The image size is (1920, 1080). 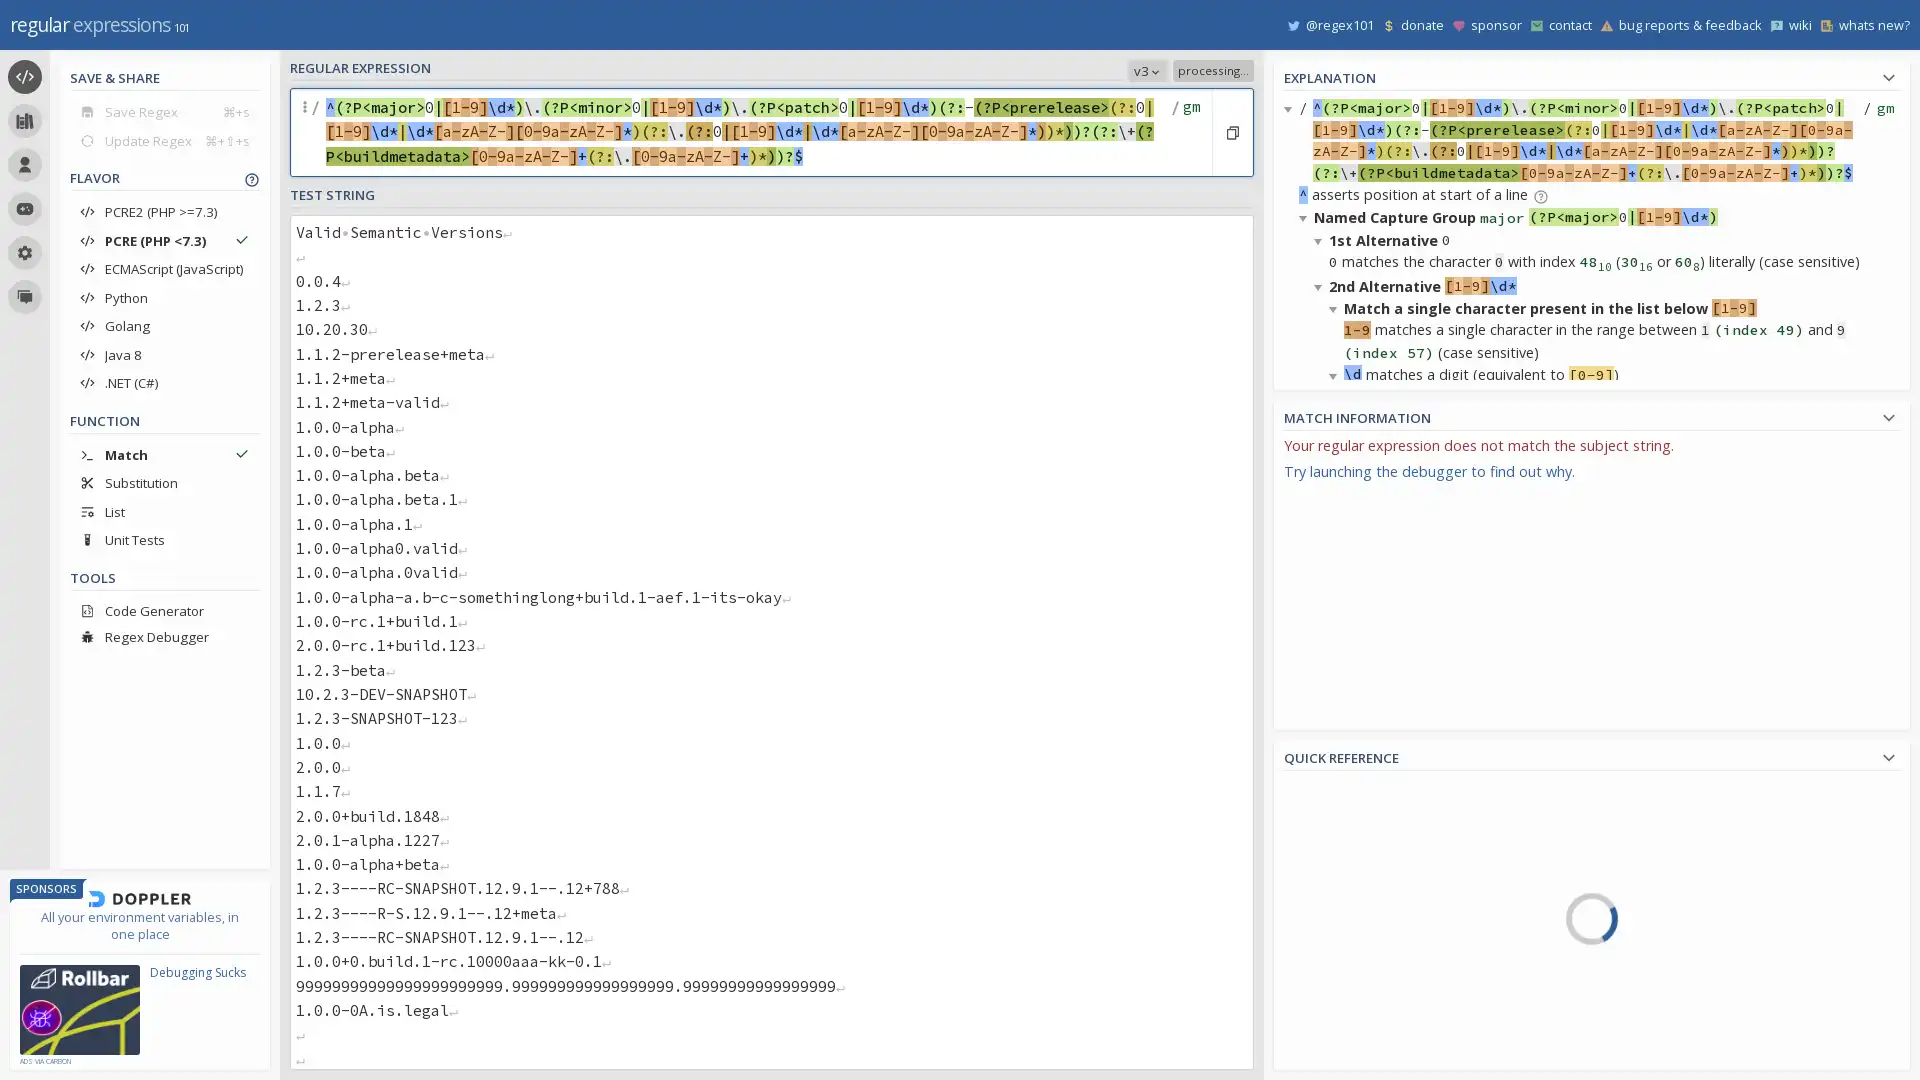 I want to click on Anchors, so click(x=1377, y=915).